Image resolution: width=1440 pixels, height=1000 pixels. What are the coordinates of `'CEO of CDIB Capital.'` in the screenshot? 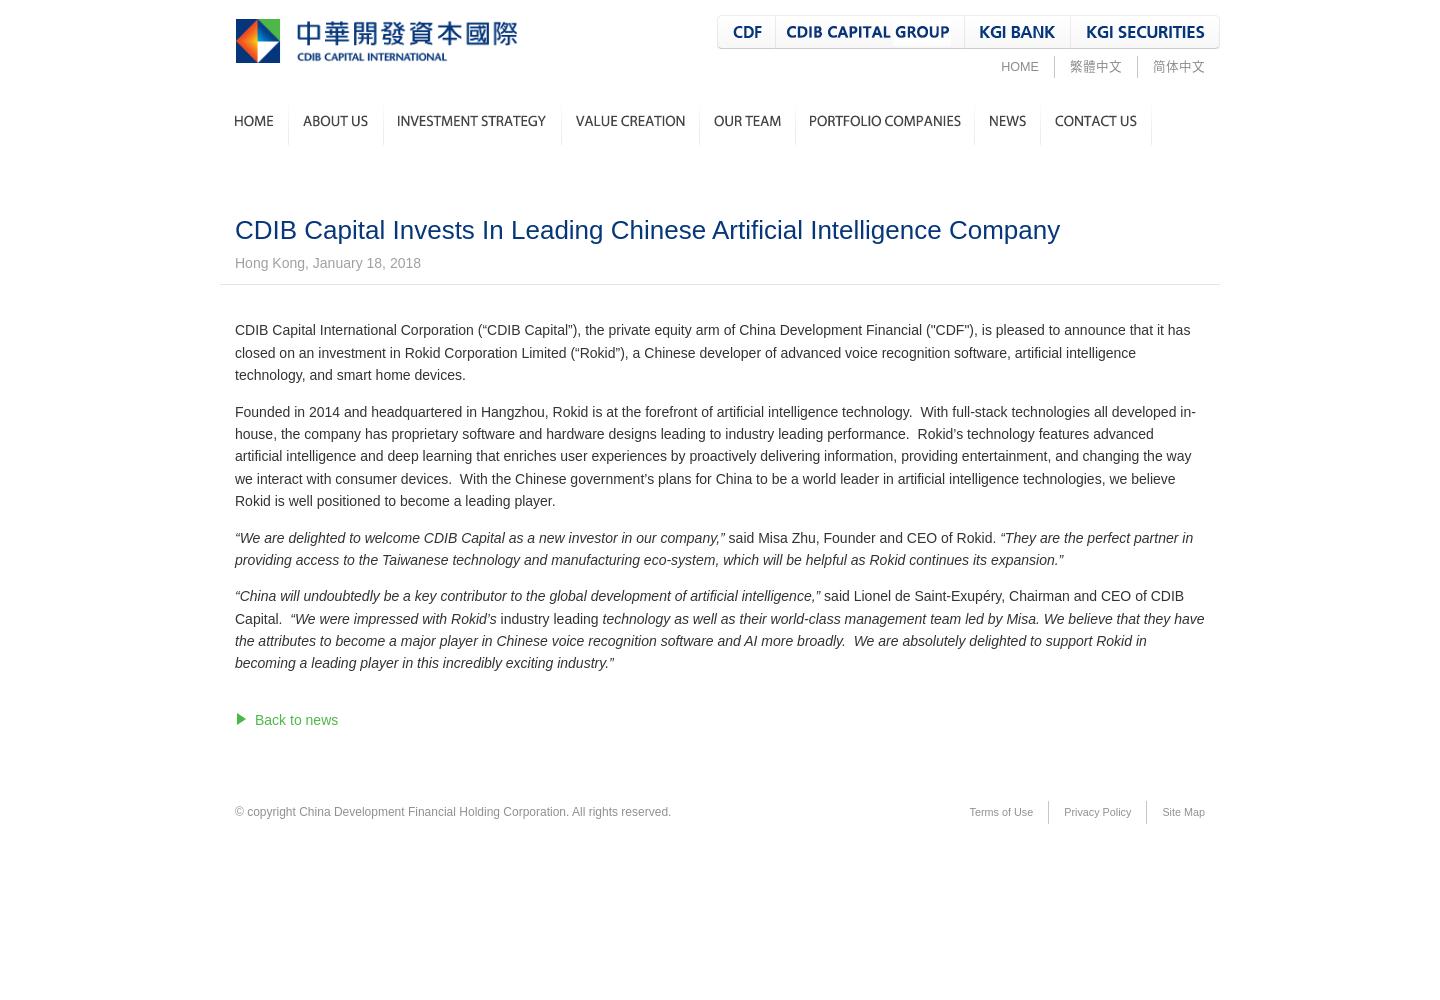 It's located at (709, 606).